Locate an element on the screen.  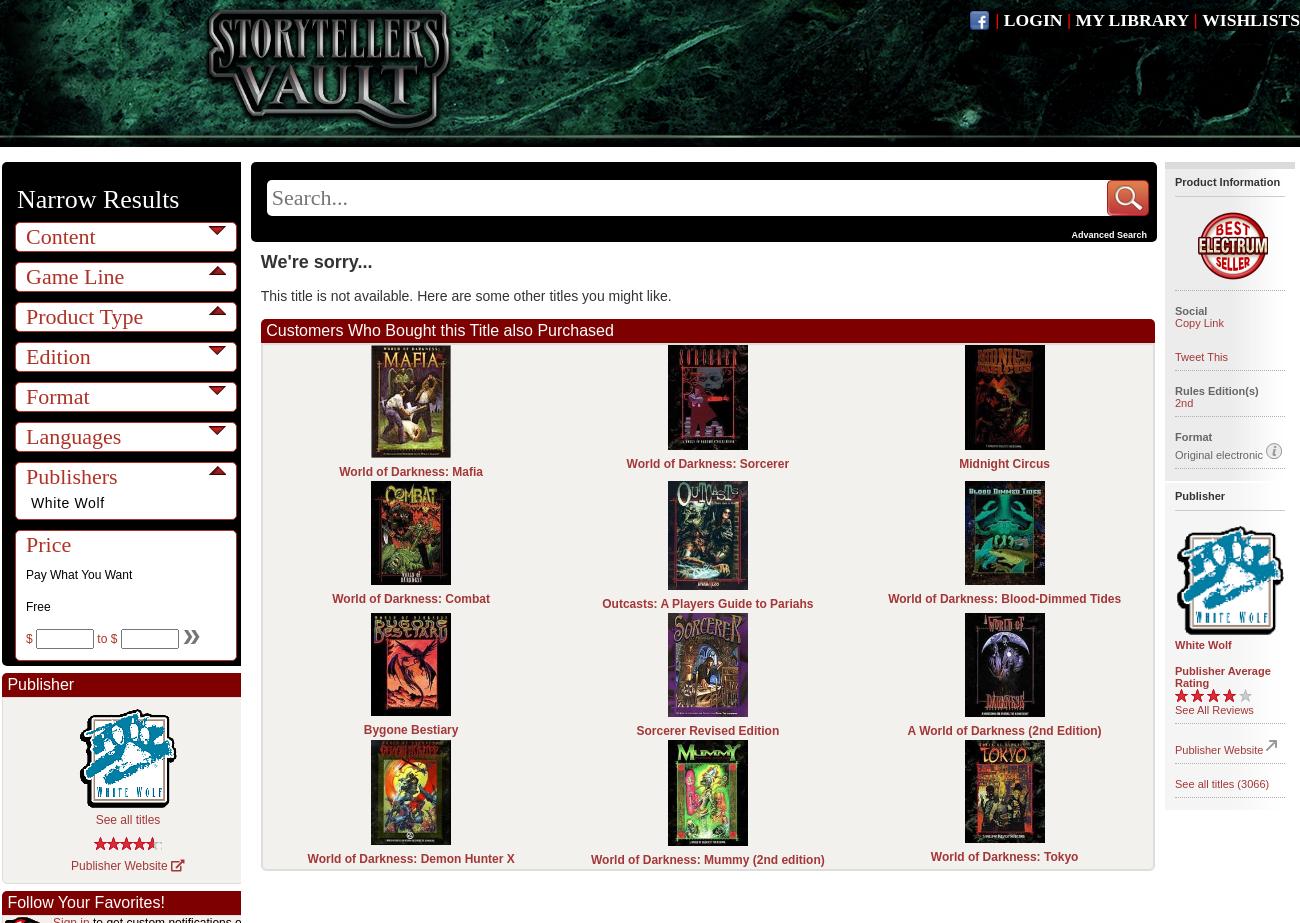
'Pay What You Want' is located at coordinates (25, 574).